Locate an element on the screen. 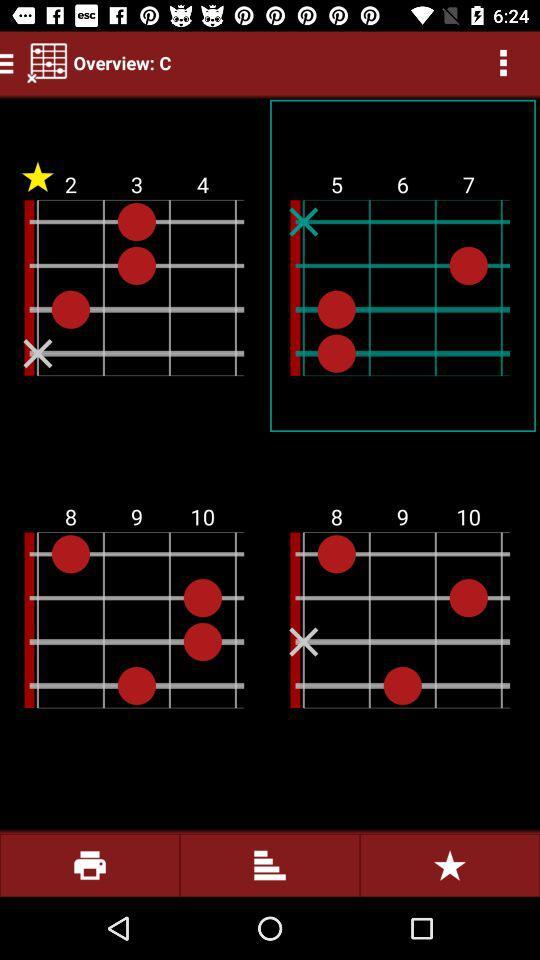  the item next to overview: c item is located at coordinates (47, 62).